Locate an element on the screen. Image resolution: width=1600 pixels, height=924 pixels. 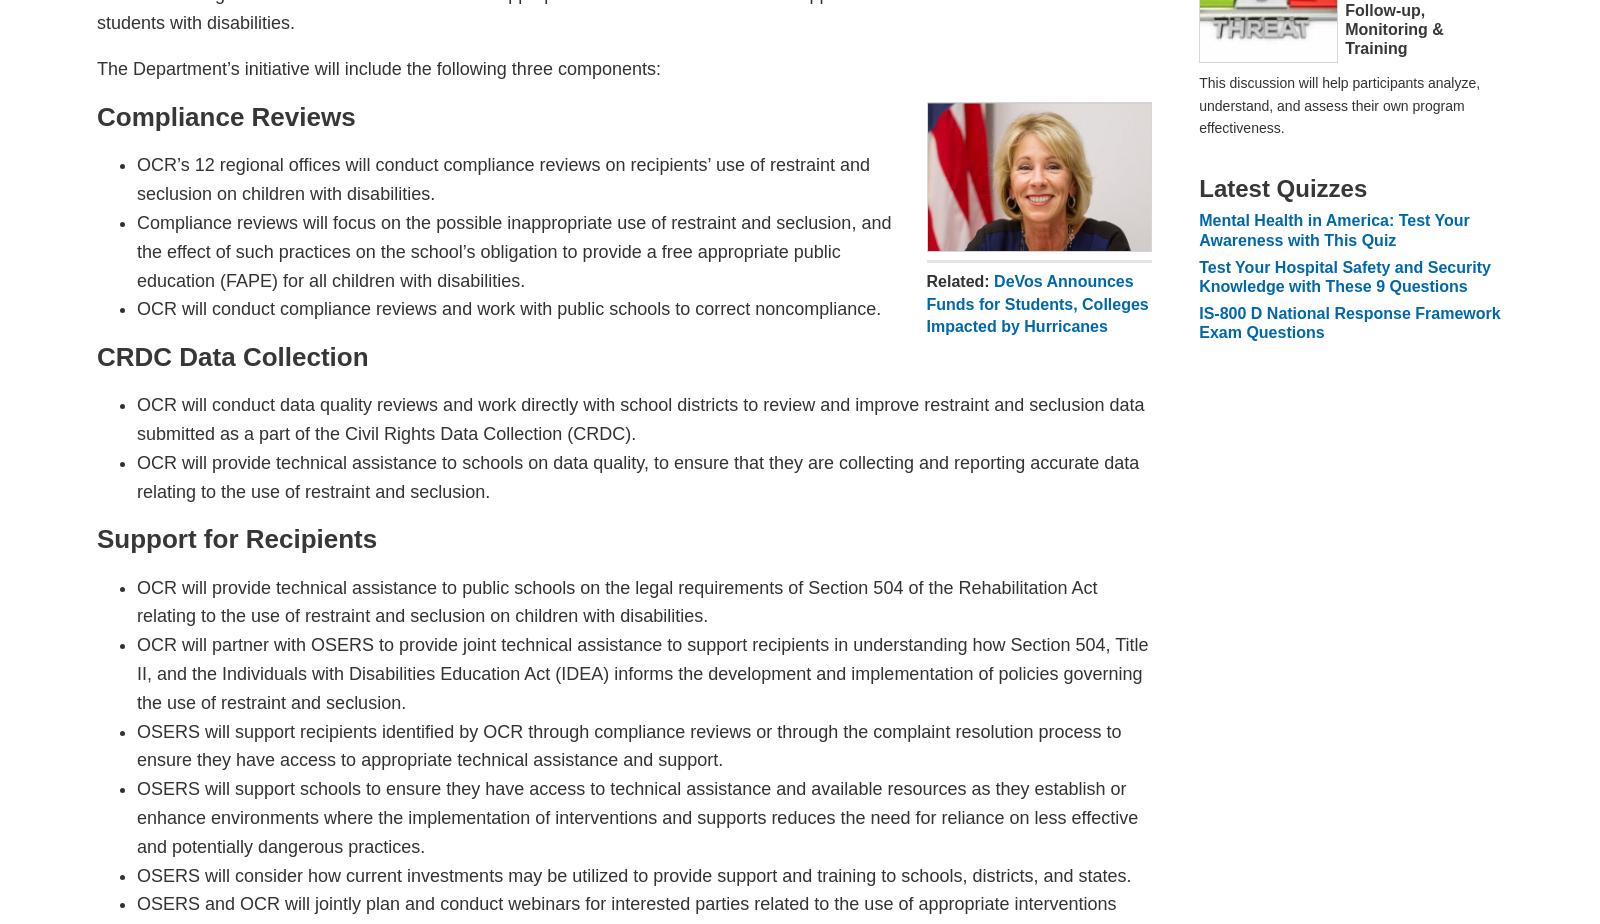
'OCR will partner with OSERS to provide joint technical assistance to support recipients in understanding how Section 504, Title II, and the Individuals with Disabilities Education Act (IDEA) informs the development and implementation of policies governing the use of restraint and seclusion.' is located at coordinates (135, 673).